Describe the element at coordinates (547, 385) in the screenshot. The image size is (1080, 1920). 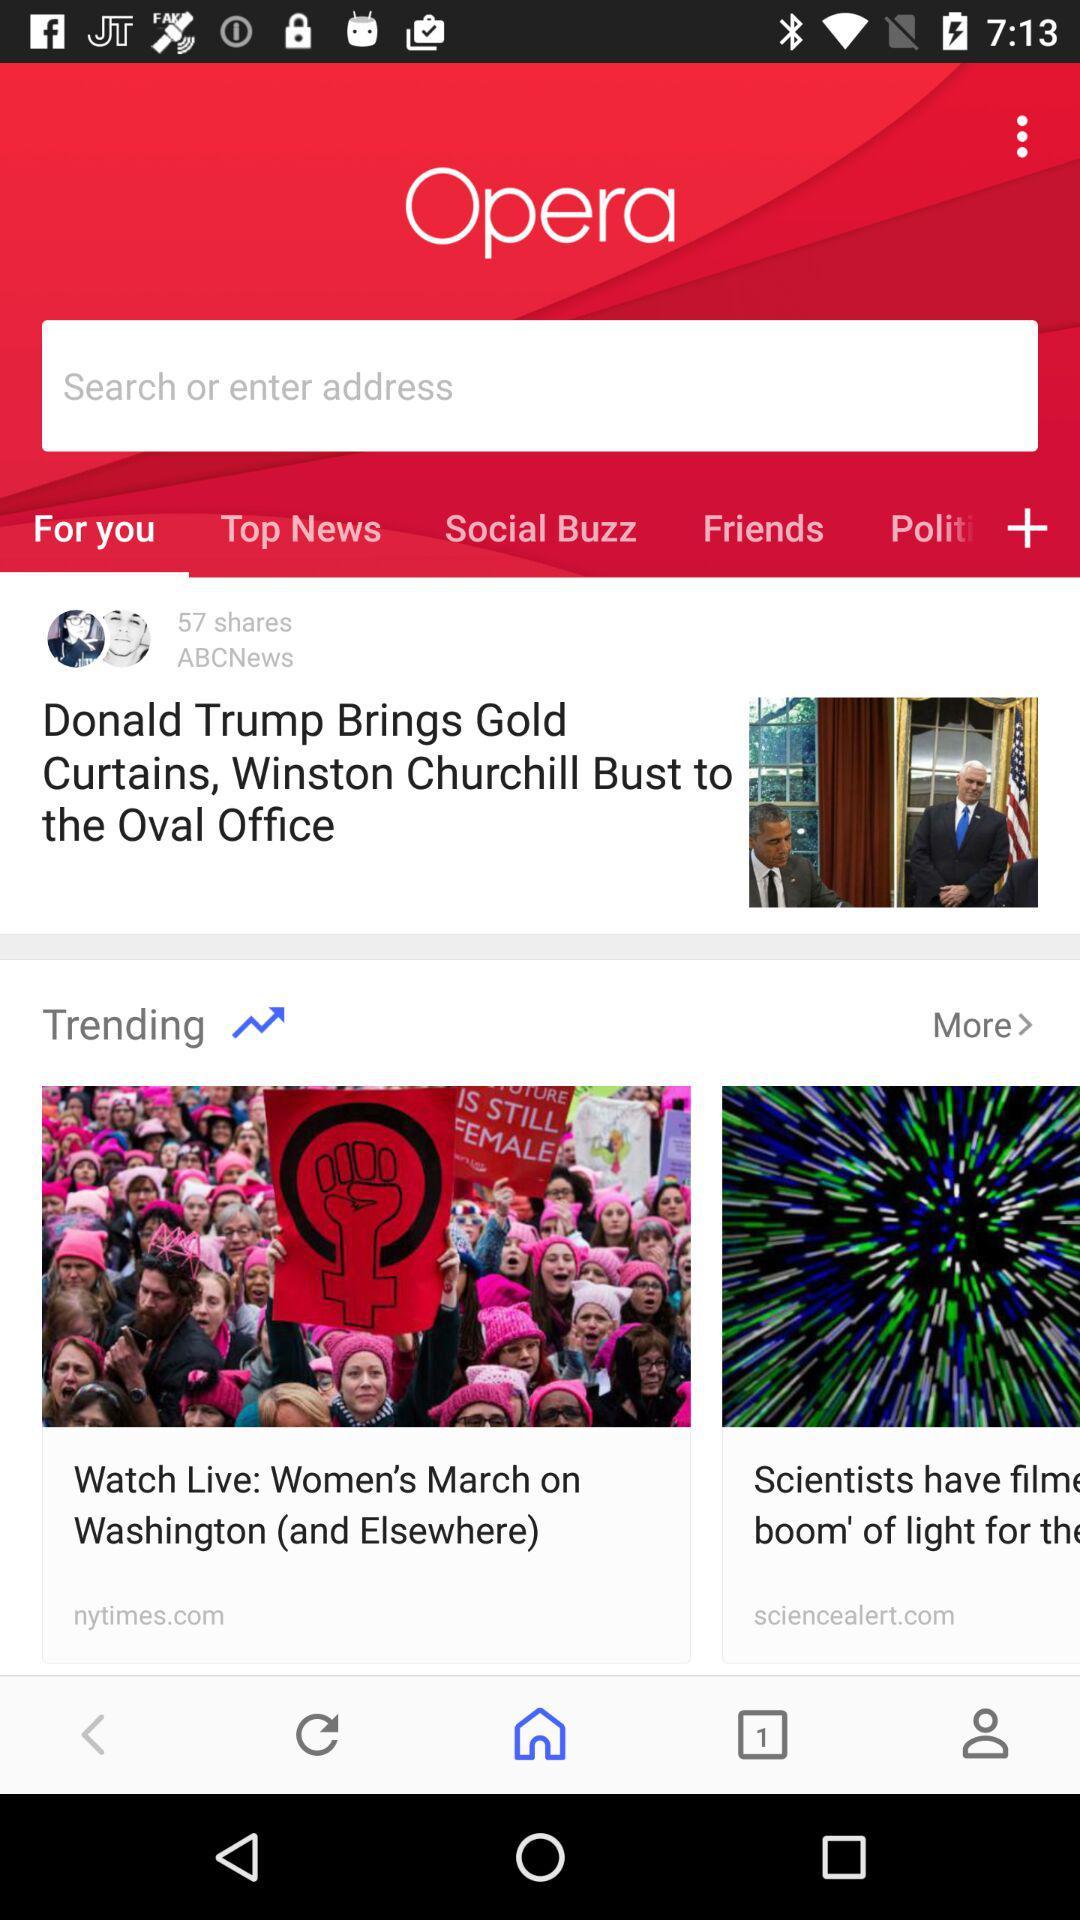
I see `the search box` at that location.